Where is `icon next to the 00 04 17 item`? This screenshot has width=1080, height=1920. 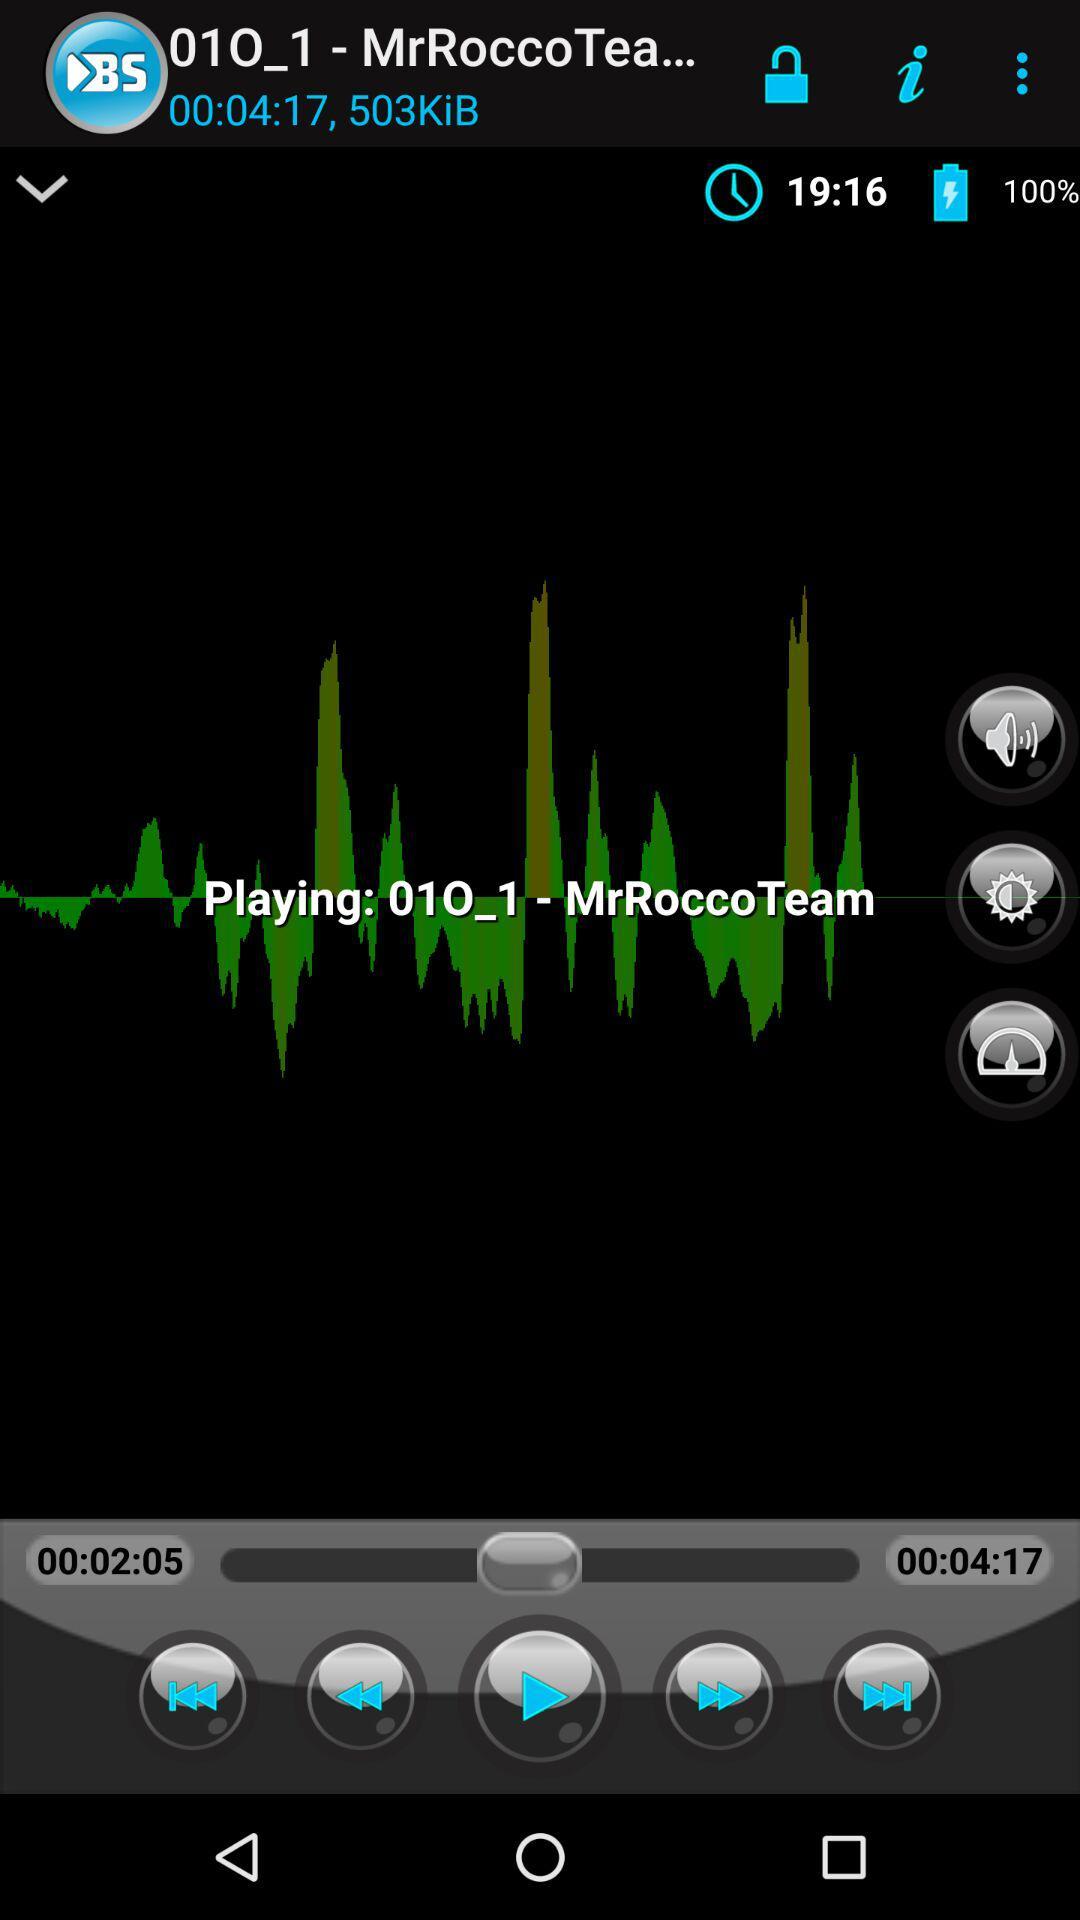
icon next to the 00 04 17 item is located at coordinates (42, 188).